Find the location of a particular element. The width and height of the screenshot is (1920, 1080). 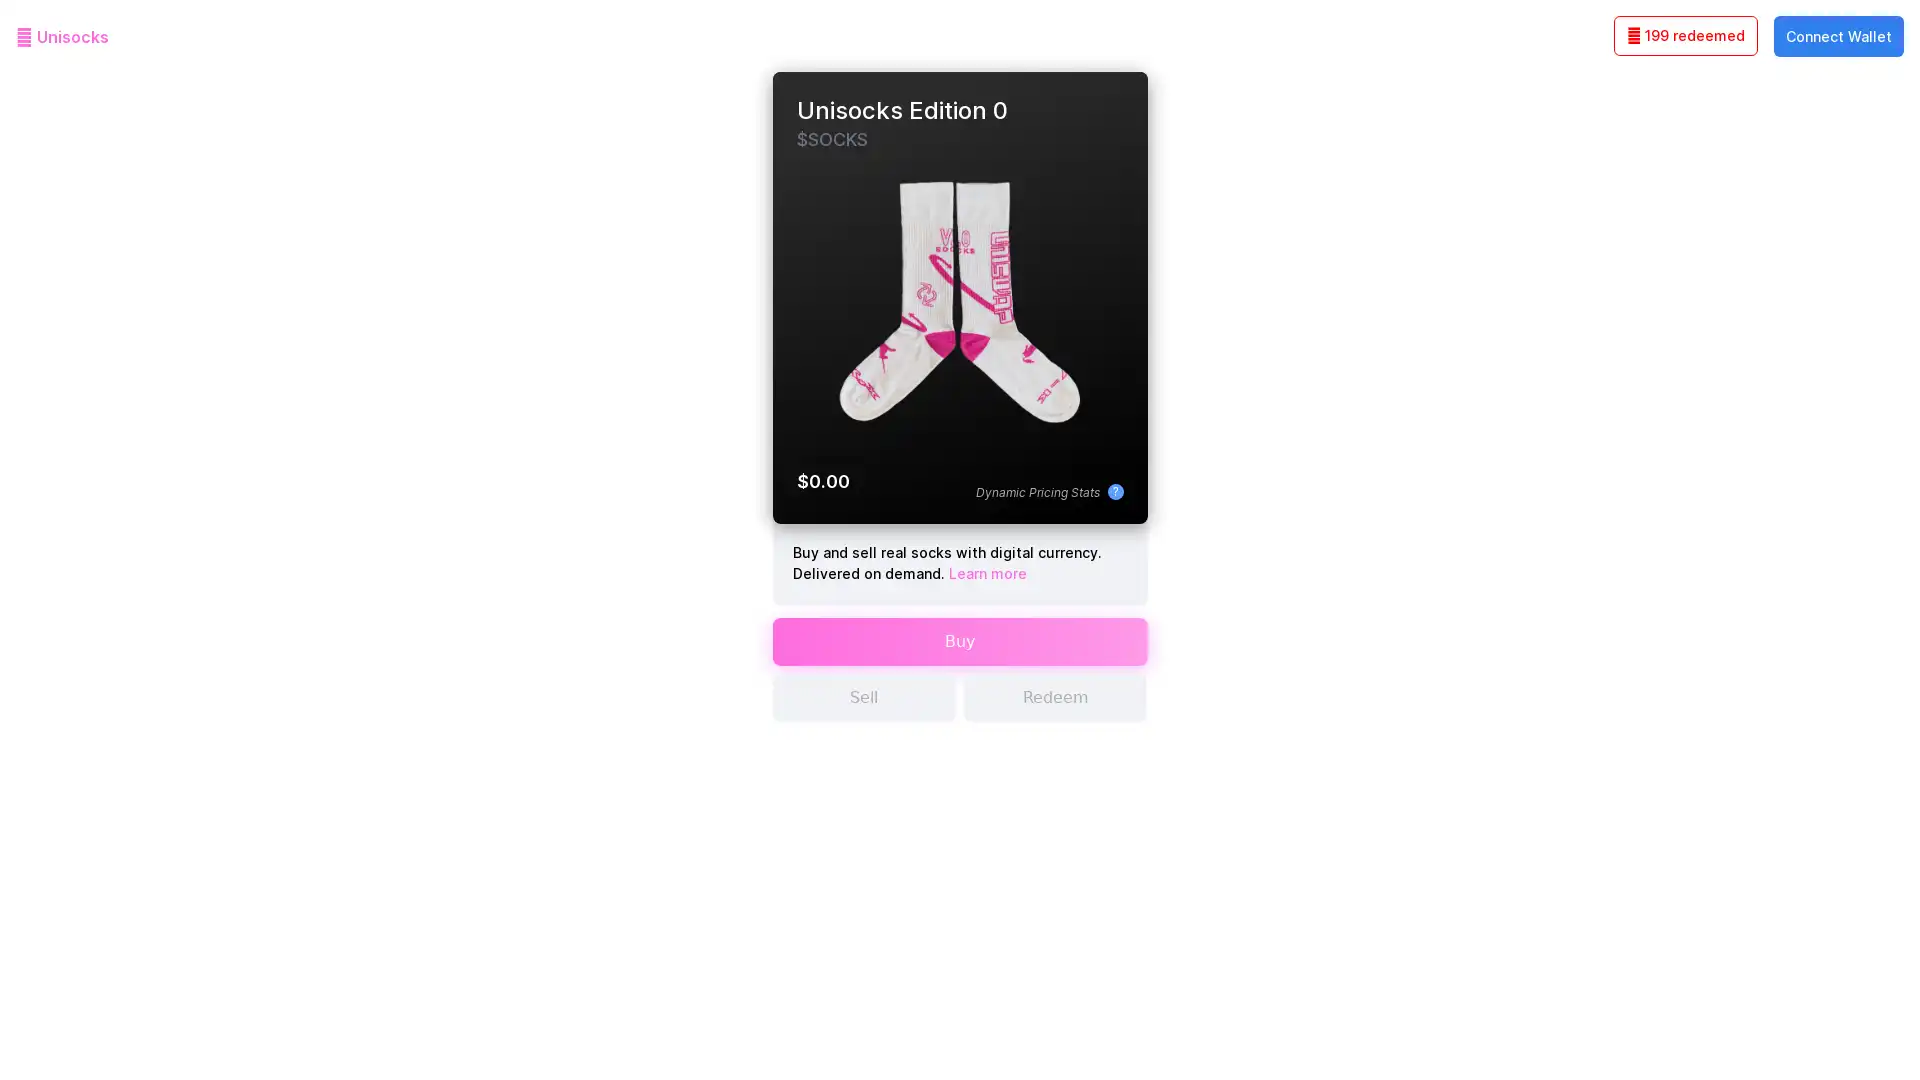

Buy is located at coordinates (958, 656).